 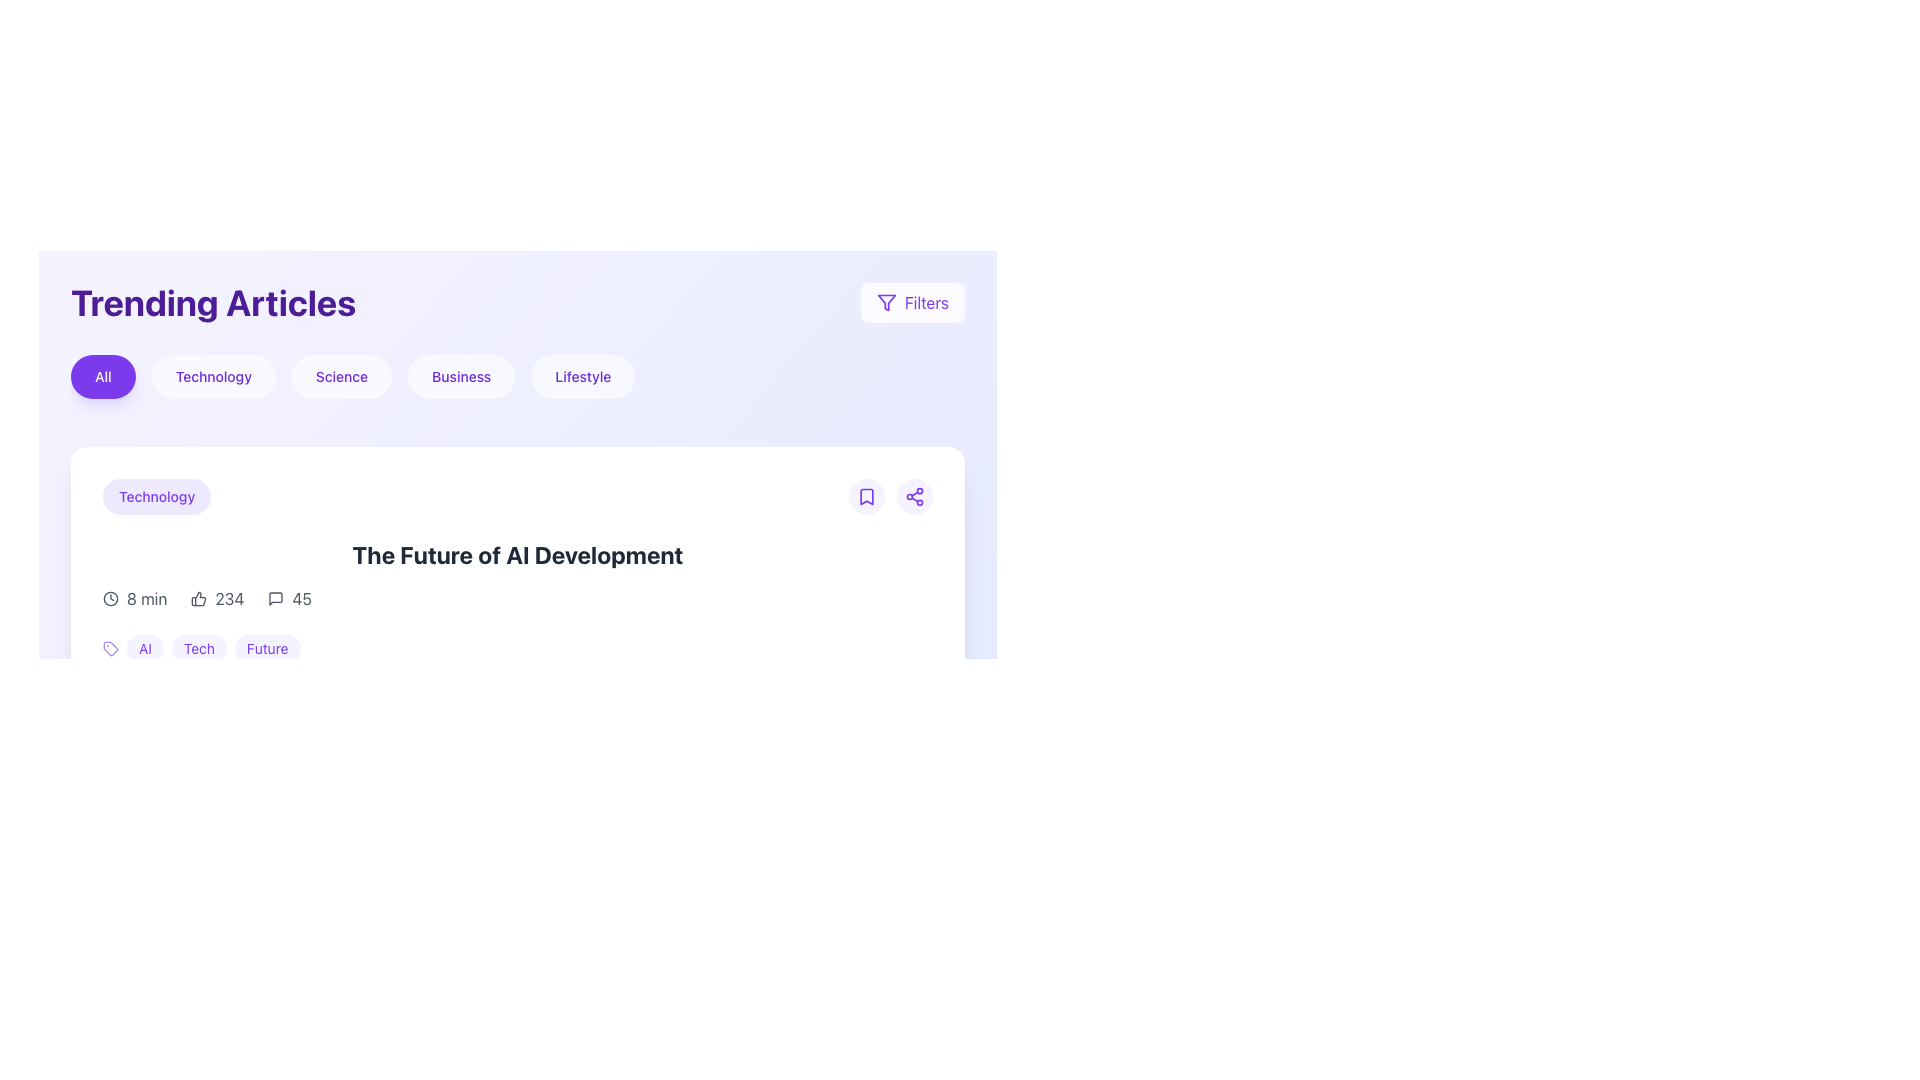 What do you see at coordinates (109, 648) in the screenshot?
I see `icon located on the leftmost side of a horizontal group, which visually accompanies the text tags 'AI', 'Tech', and 'Future'` at bounding box center [109, 648].